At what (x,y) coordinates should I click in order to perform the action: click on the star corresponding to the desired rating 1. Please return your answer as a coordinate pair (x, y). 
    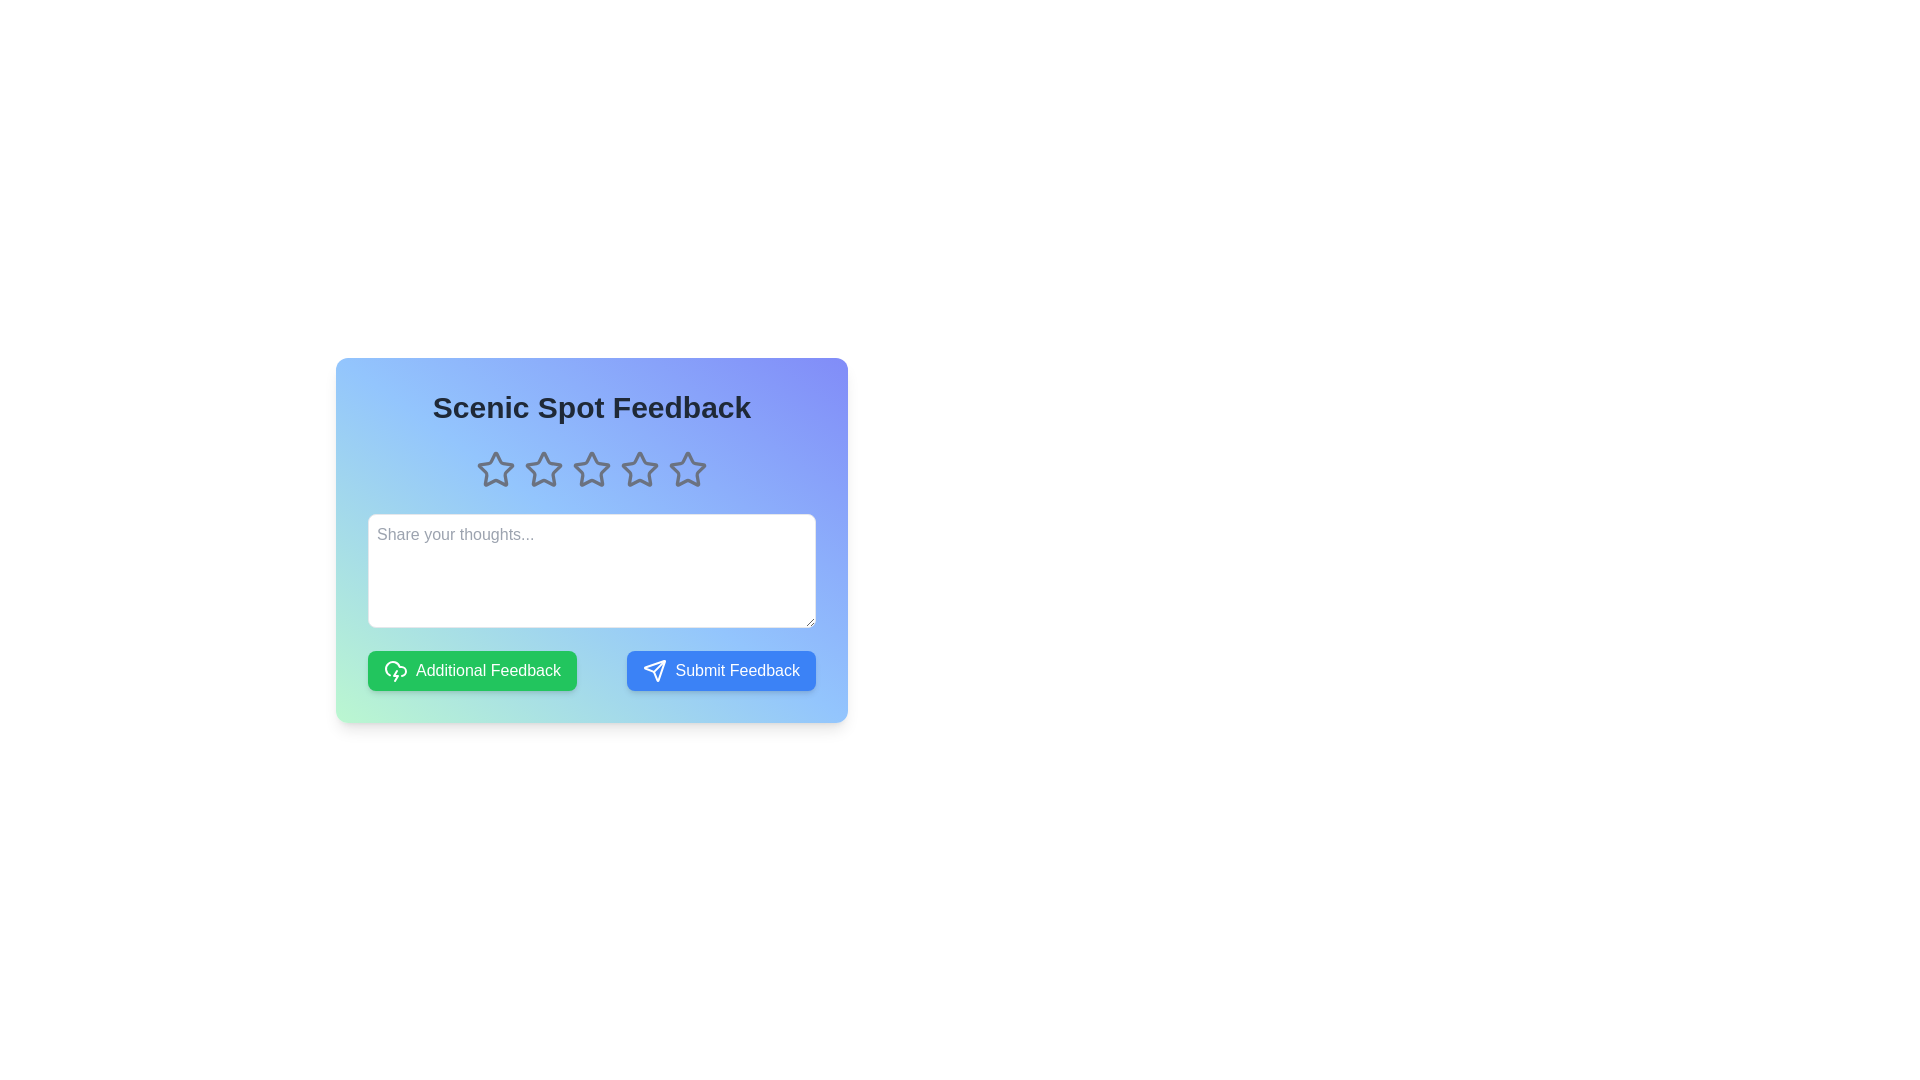
    Looking at the image, I should click on (495, 470).